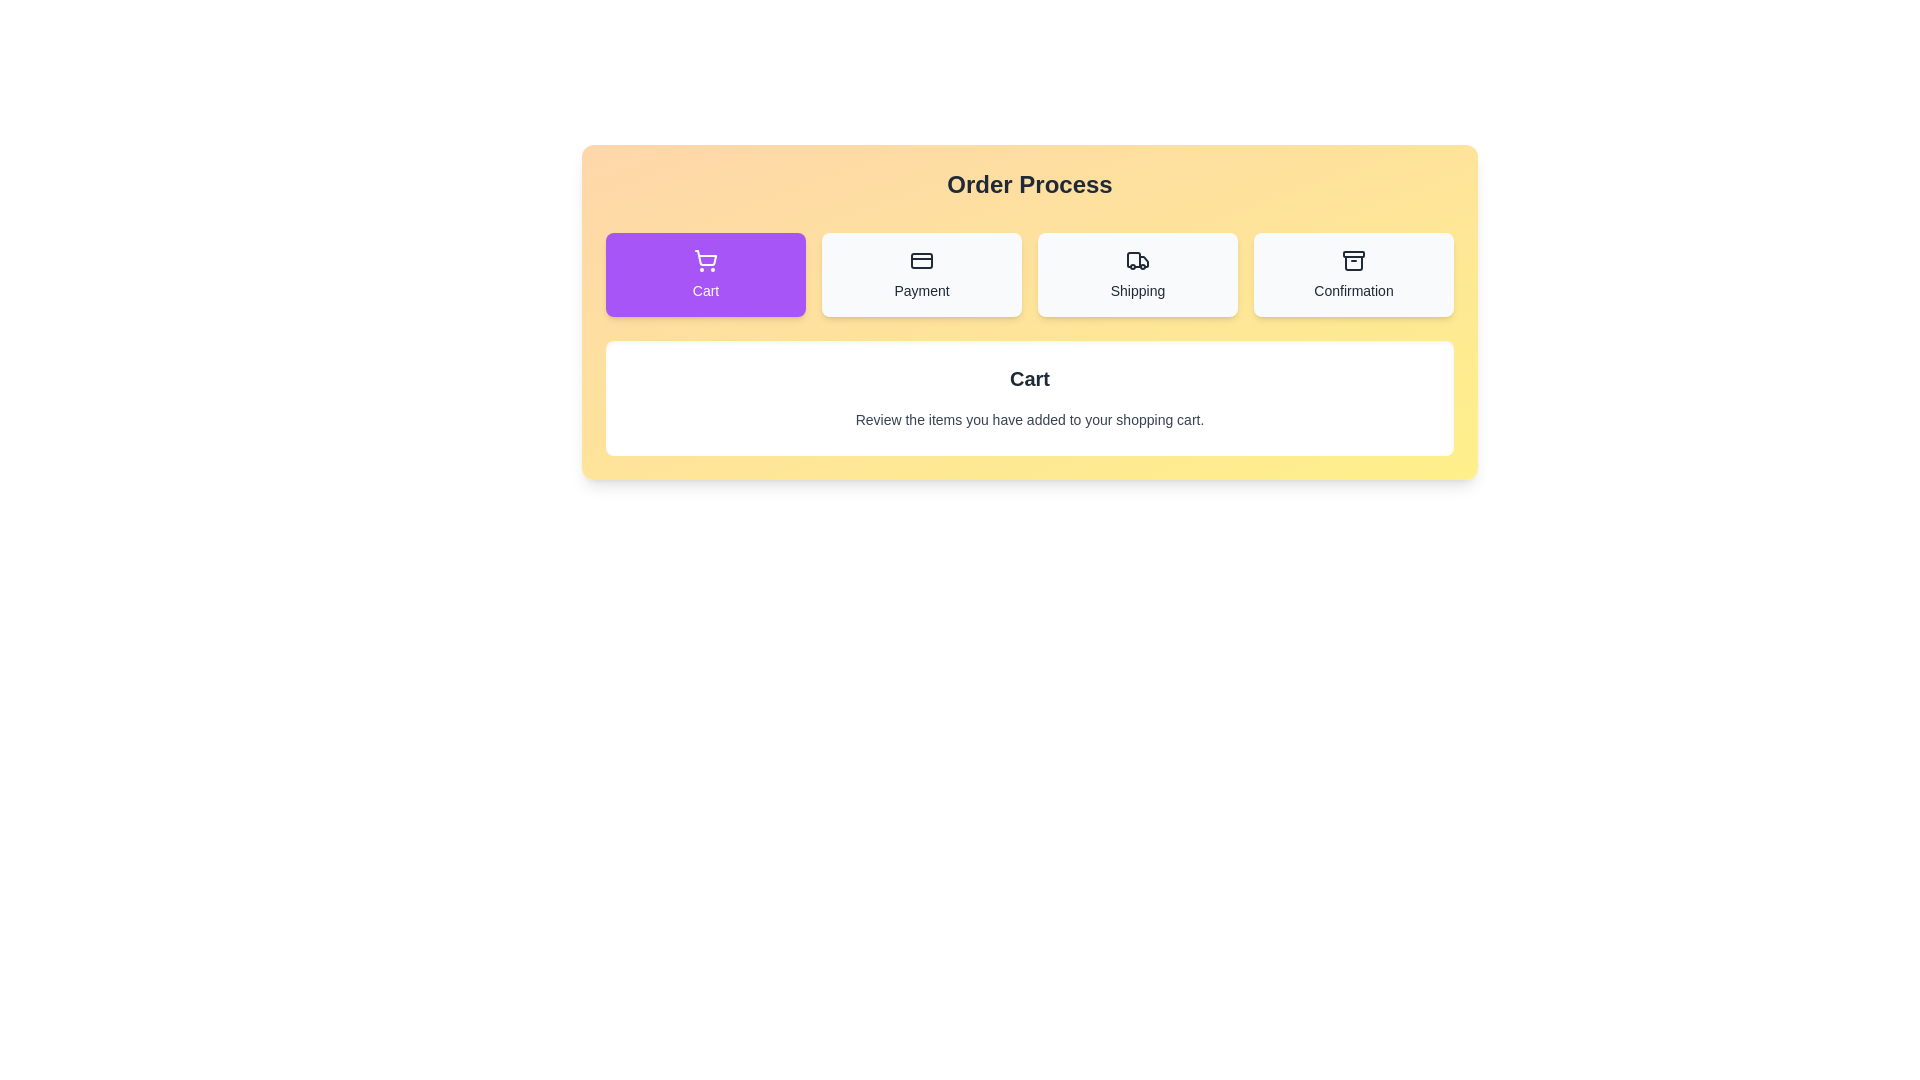 This screenshot has height=1080, width=1920. What do you see at coordinates (1353, 274) in the screenshot?
I see `the 'Confirmation' button to view the confirmation message` at bounding box center [1353, 274].